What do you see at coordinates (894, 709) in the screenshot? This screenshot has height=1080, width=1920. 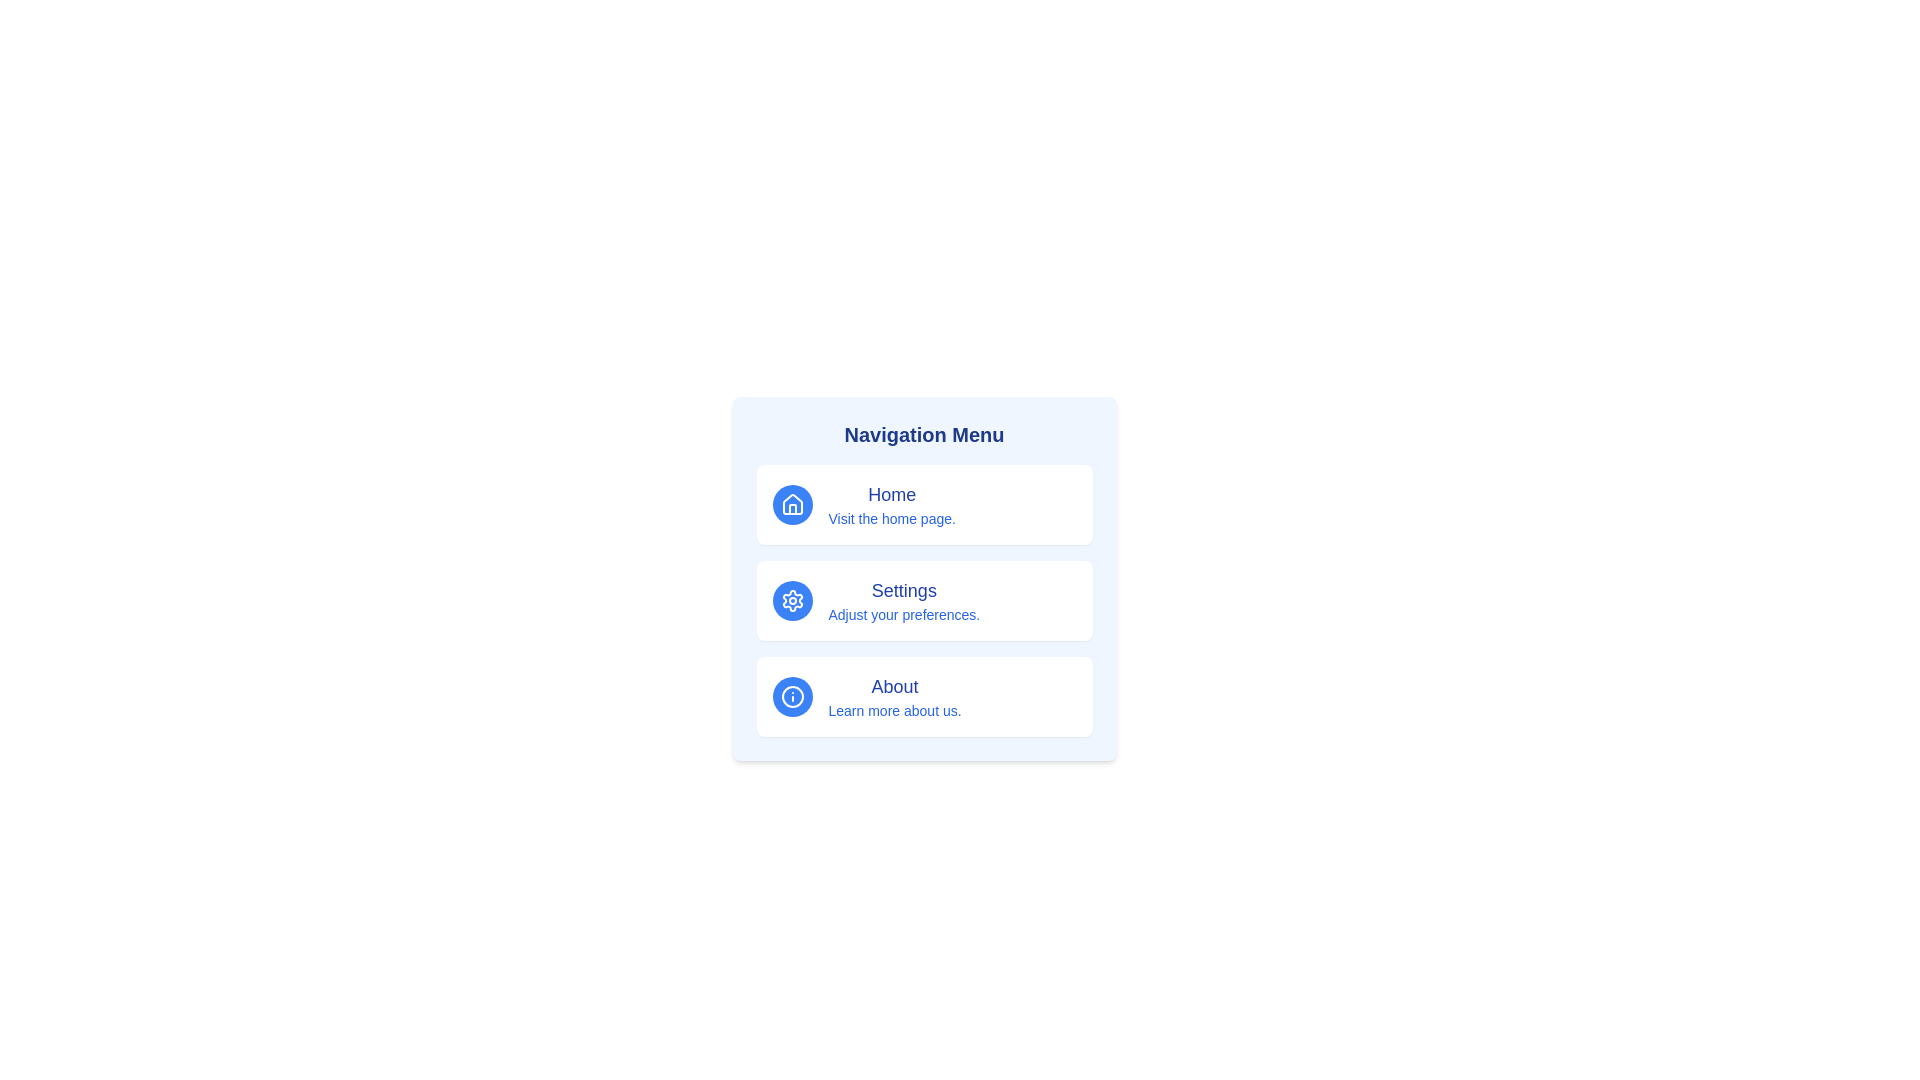 I see `the text element that reads 'Learn more about us.' located in the 'About' section of the navigation menu, which is styled with a small blue font` at bounding box center [894, 709].